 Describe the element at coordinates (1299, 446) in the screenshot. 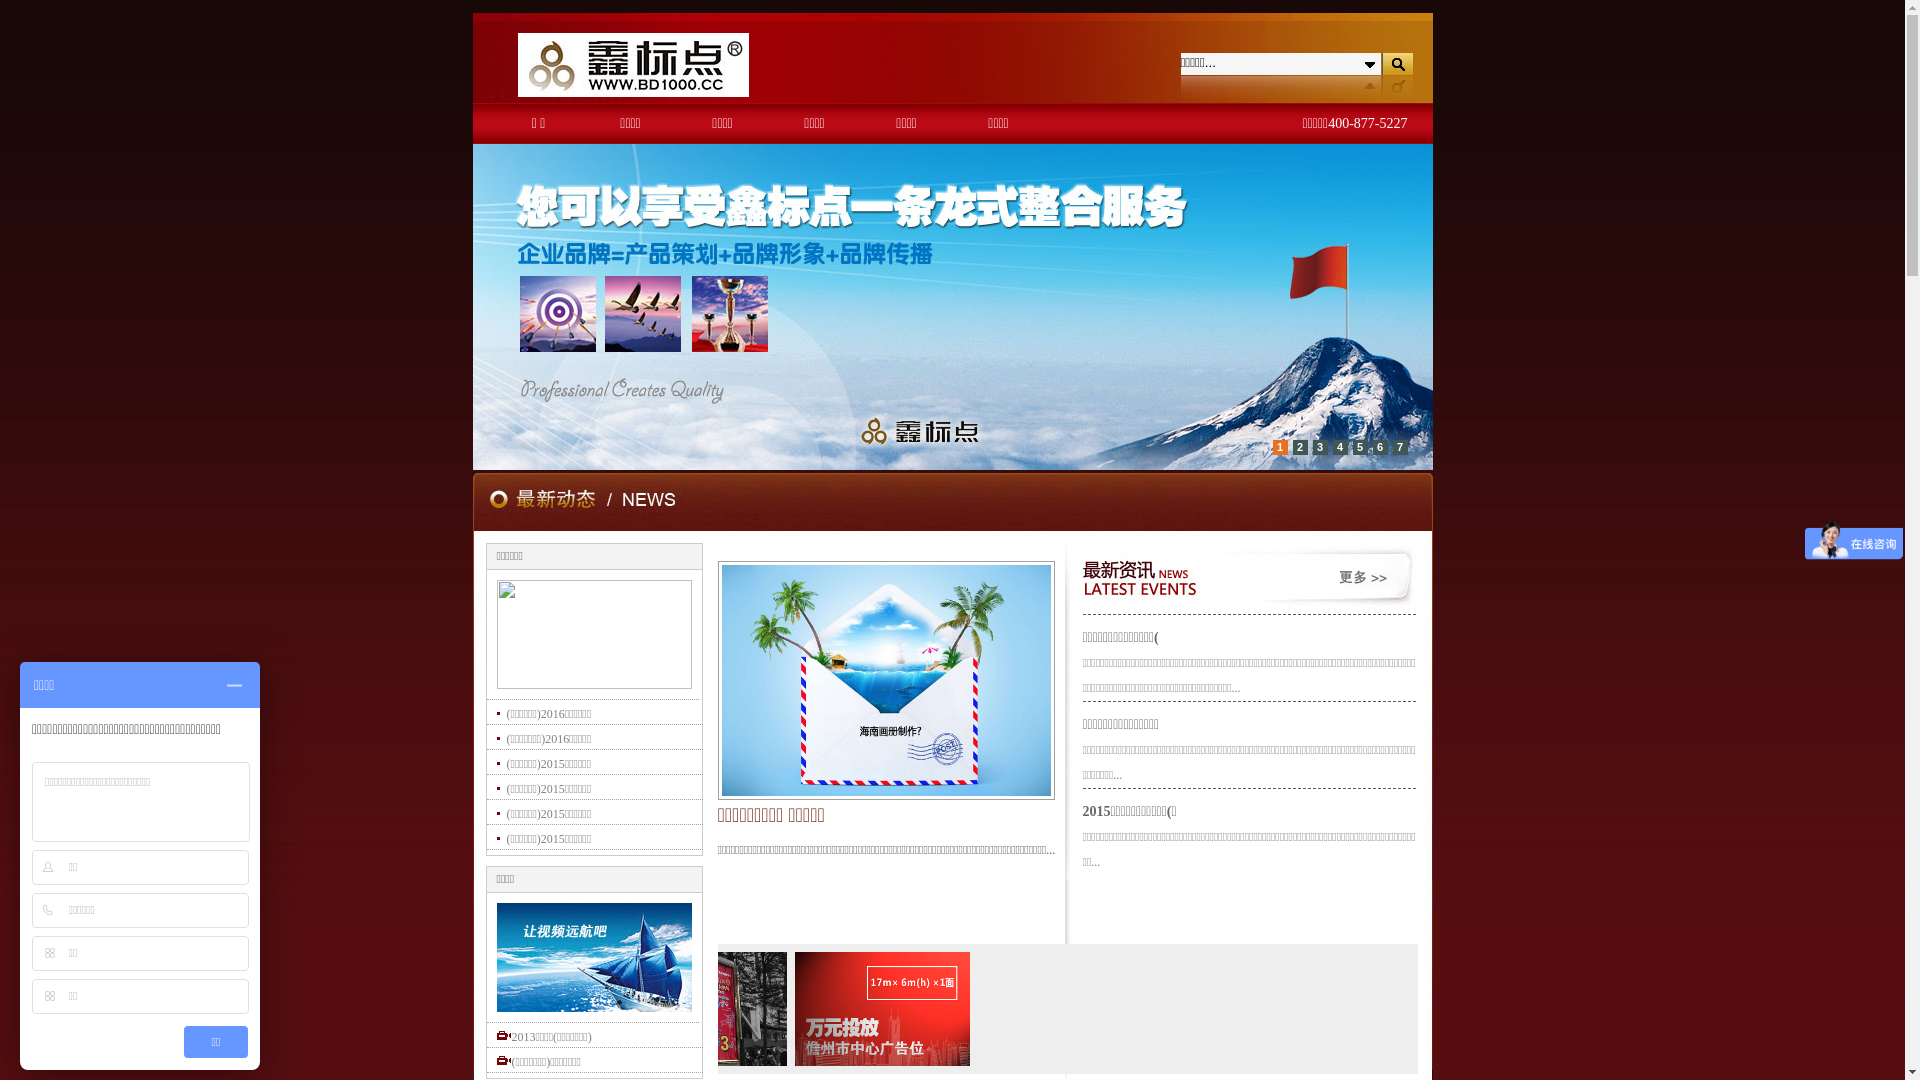

I see `'2'` at that location.